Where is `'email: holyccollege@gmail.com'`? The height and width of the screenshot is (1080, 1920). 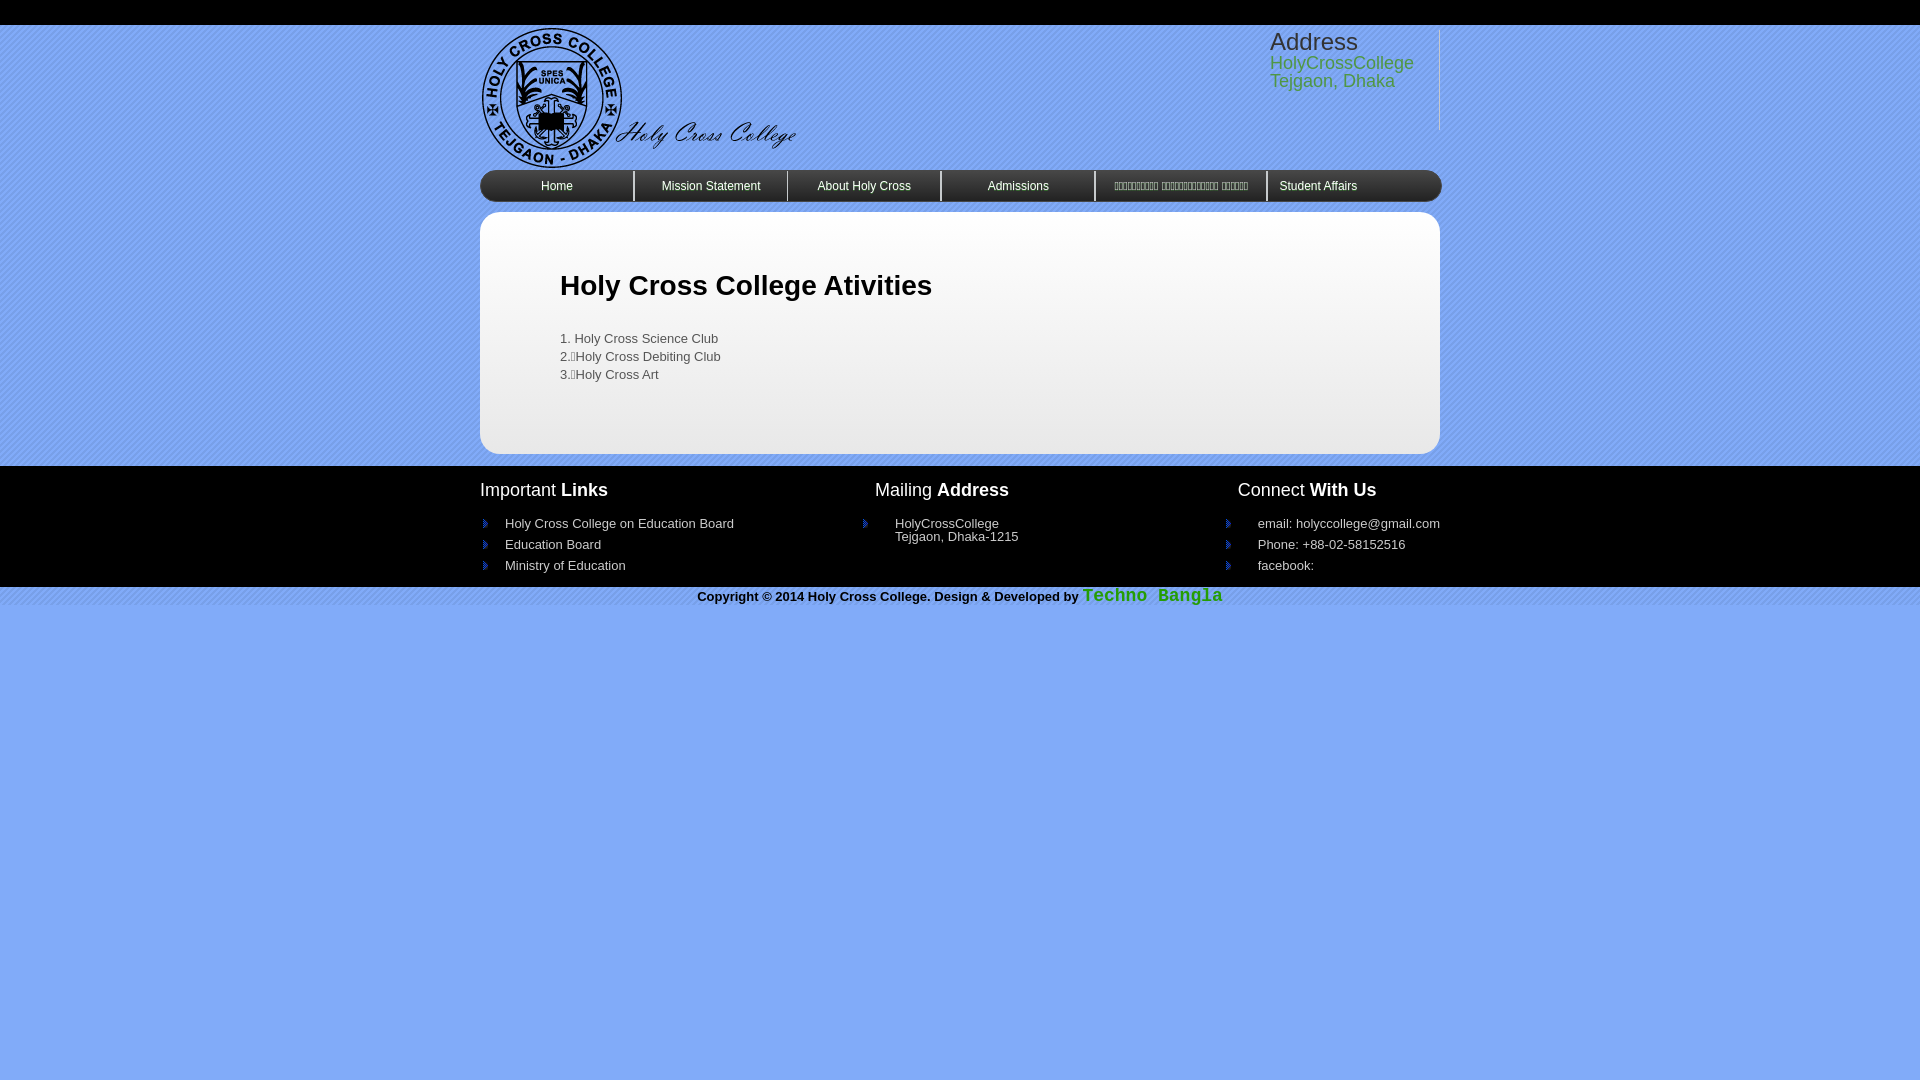
'email: holyccollege@gmail.com' is located at coordinates (1237, 518).